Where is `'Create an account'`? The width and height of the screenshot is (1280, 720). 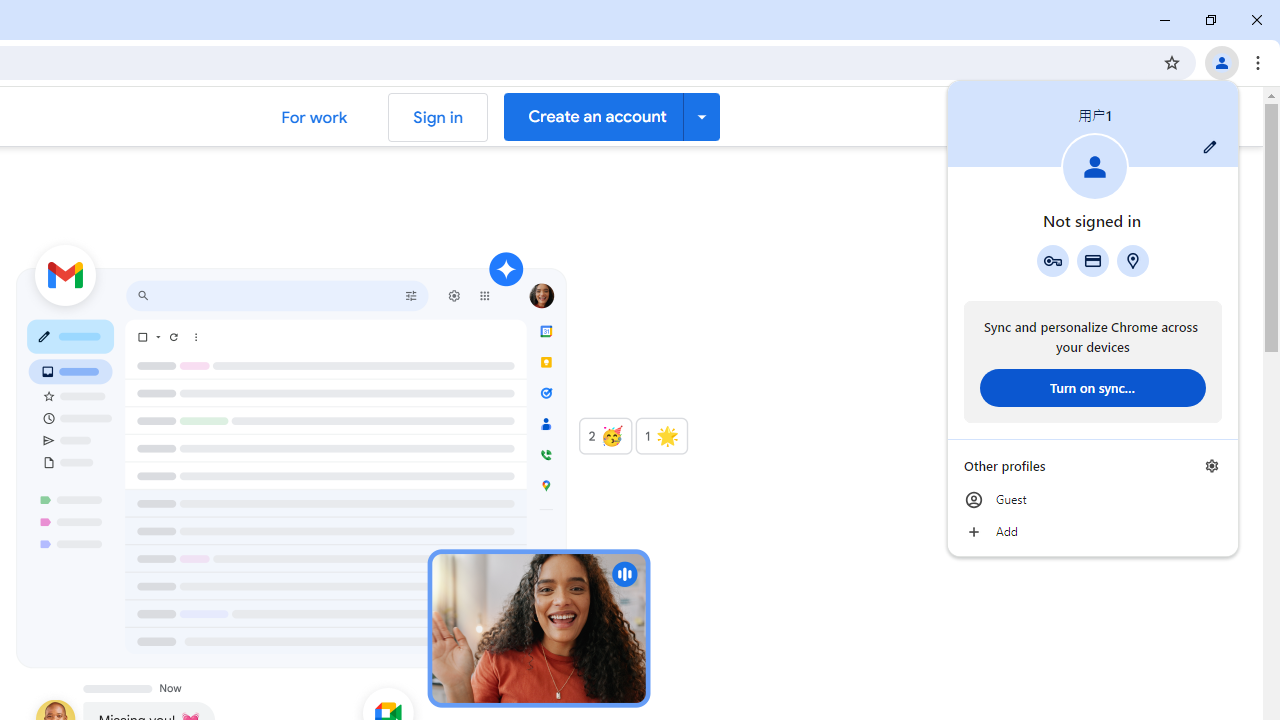
'Create an account' is located at coordinates (610, 116).